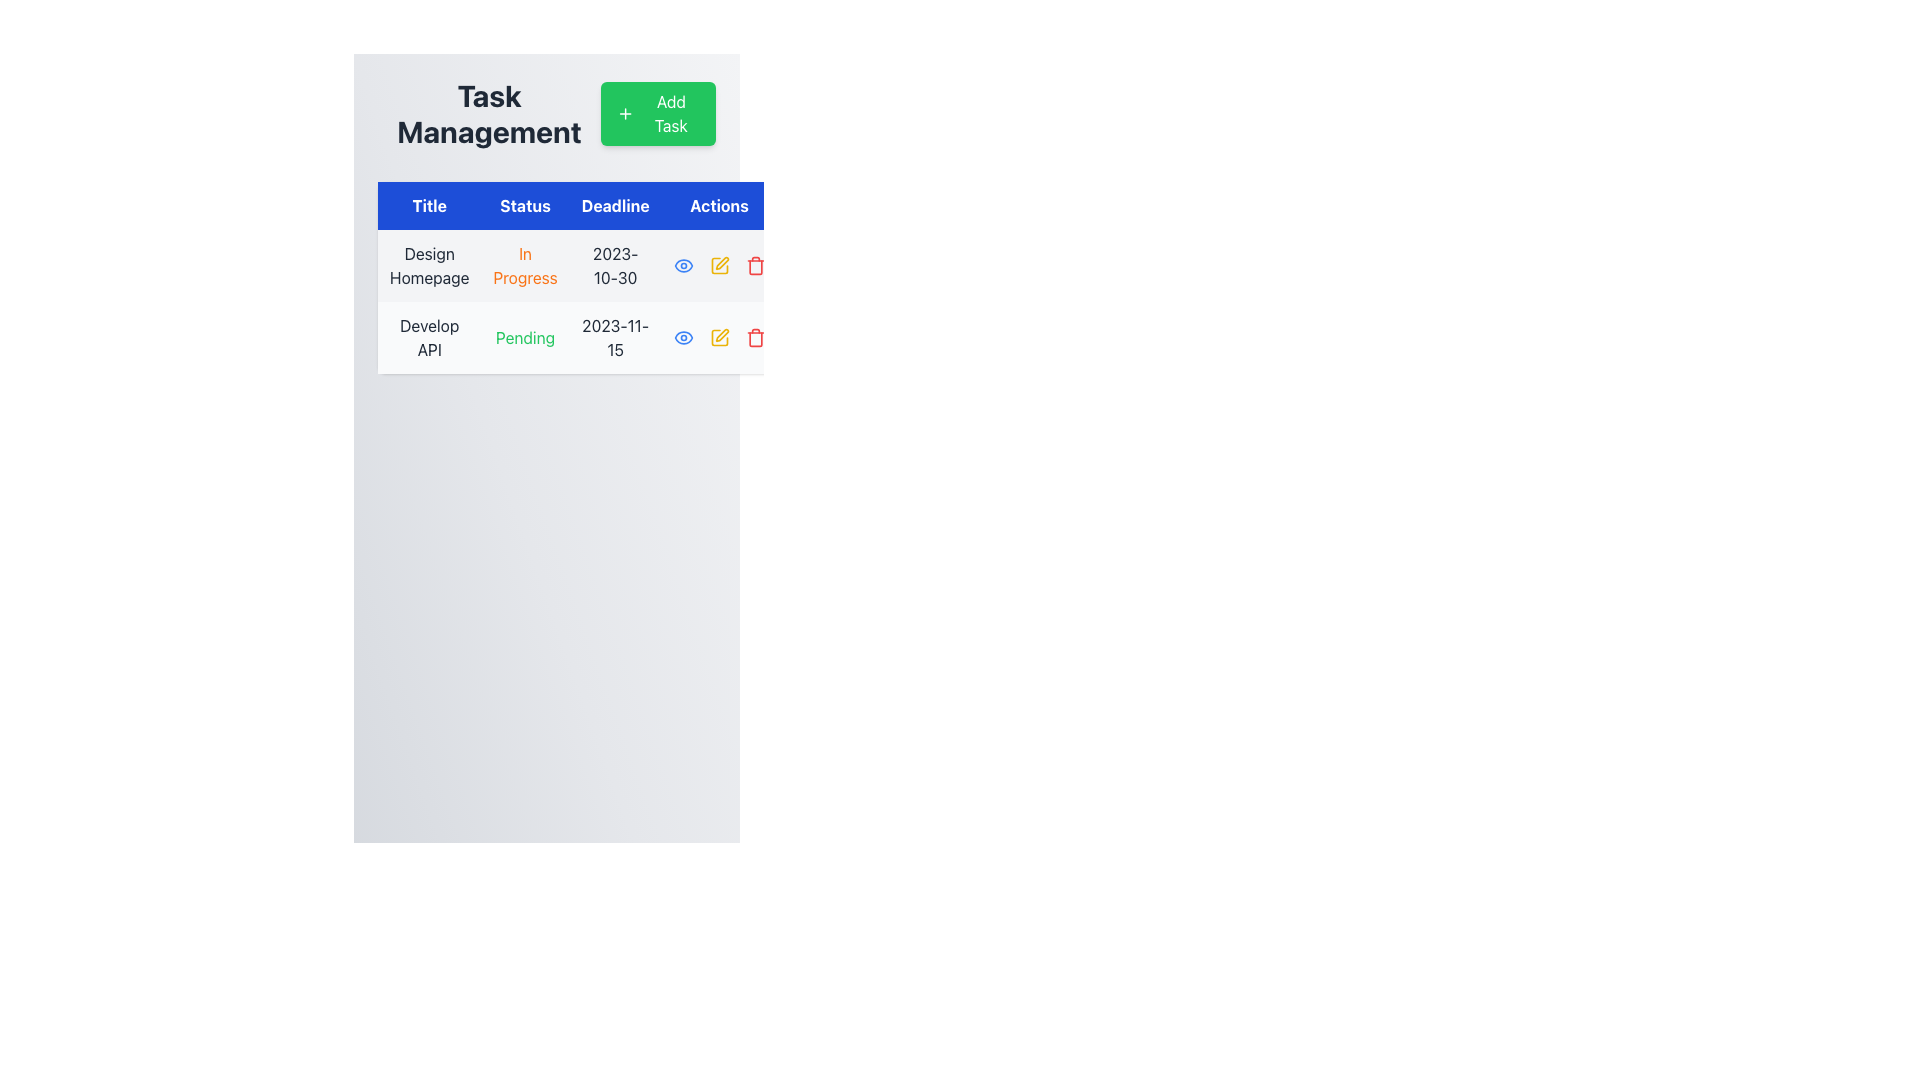 This screenshot has height=1080, width=1920. Describe the element at coordinates (525, 337) in the screenshot. I see `the green text label 'Pending' in the Status column of the task table for the 'Develop API' task` at that location.